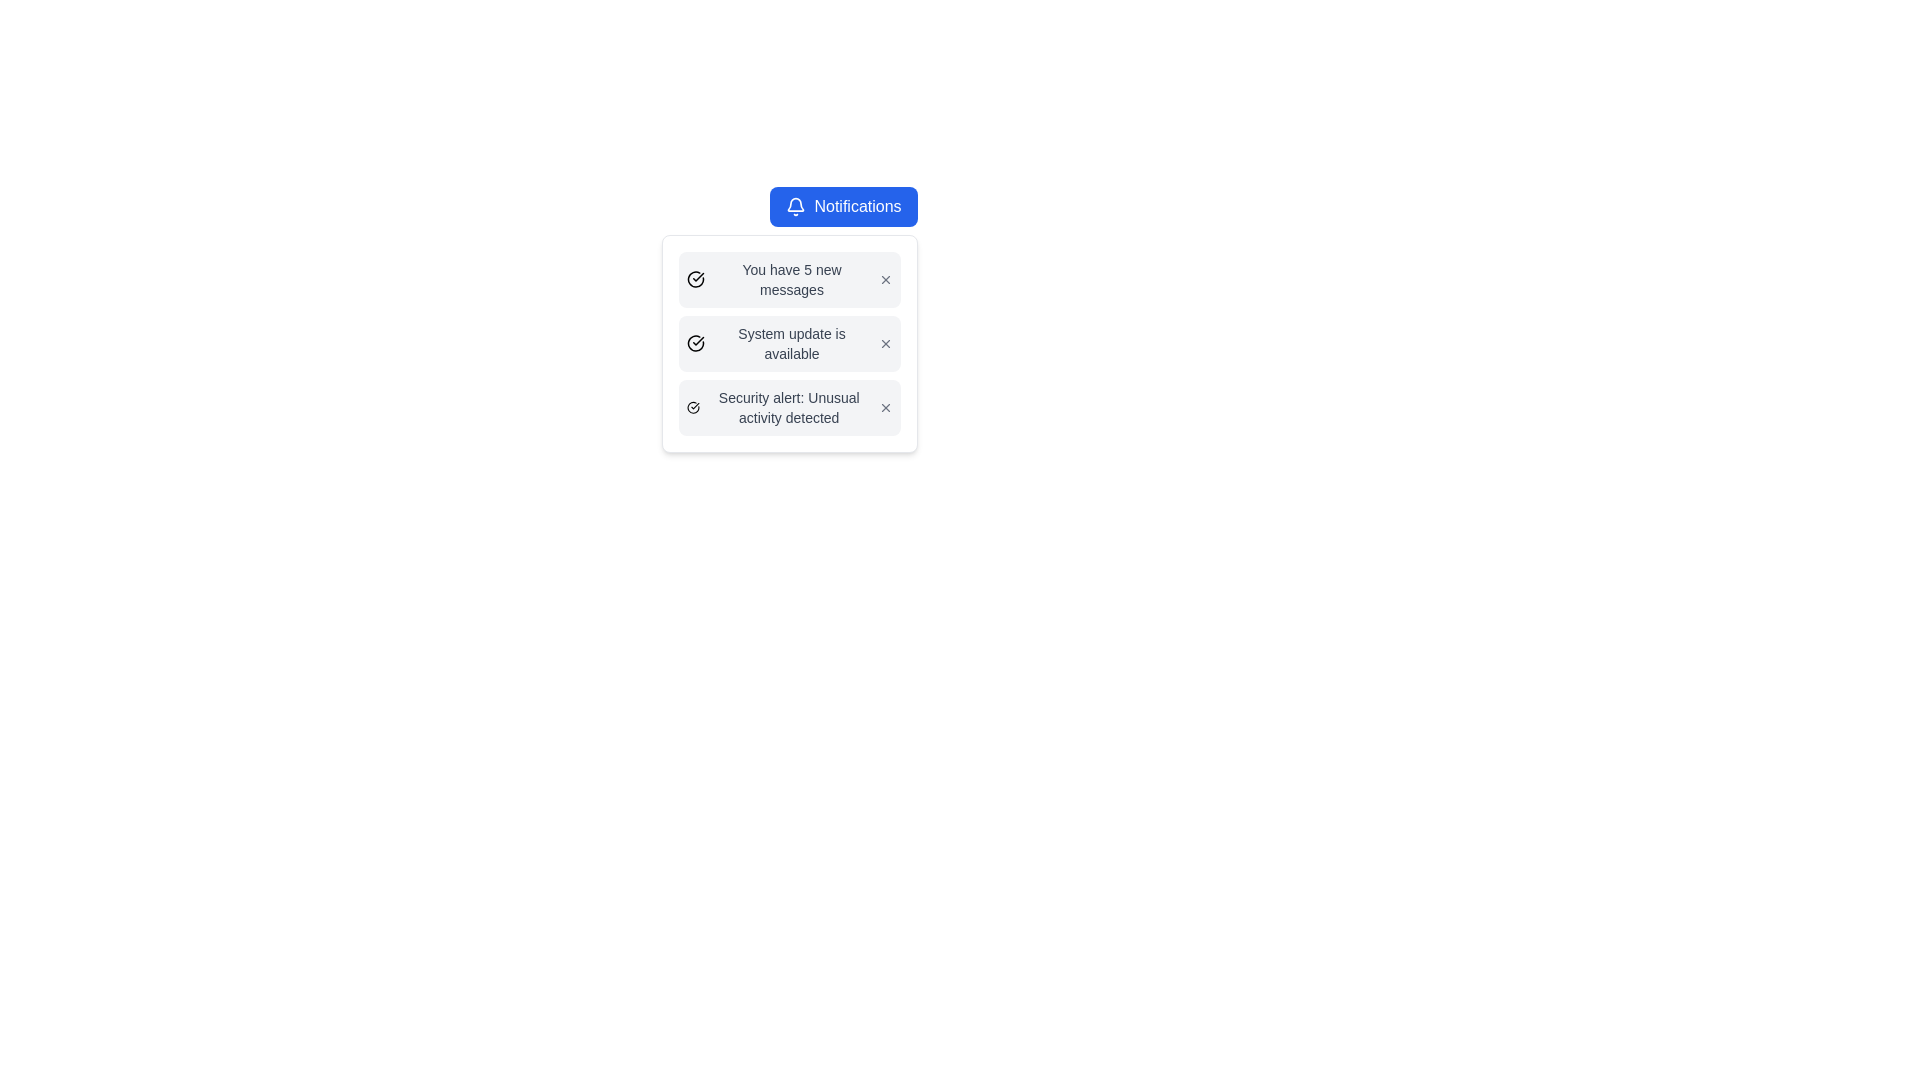 The width and height of the screenshot is (1920, 1080). Describe the element at coordinates (795, 207) in the screenshot. I see `the bell-shaped notification icon with a blue background and white stroke lines located` at that location.